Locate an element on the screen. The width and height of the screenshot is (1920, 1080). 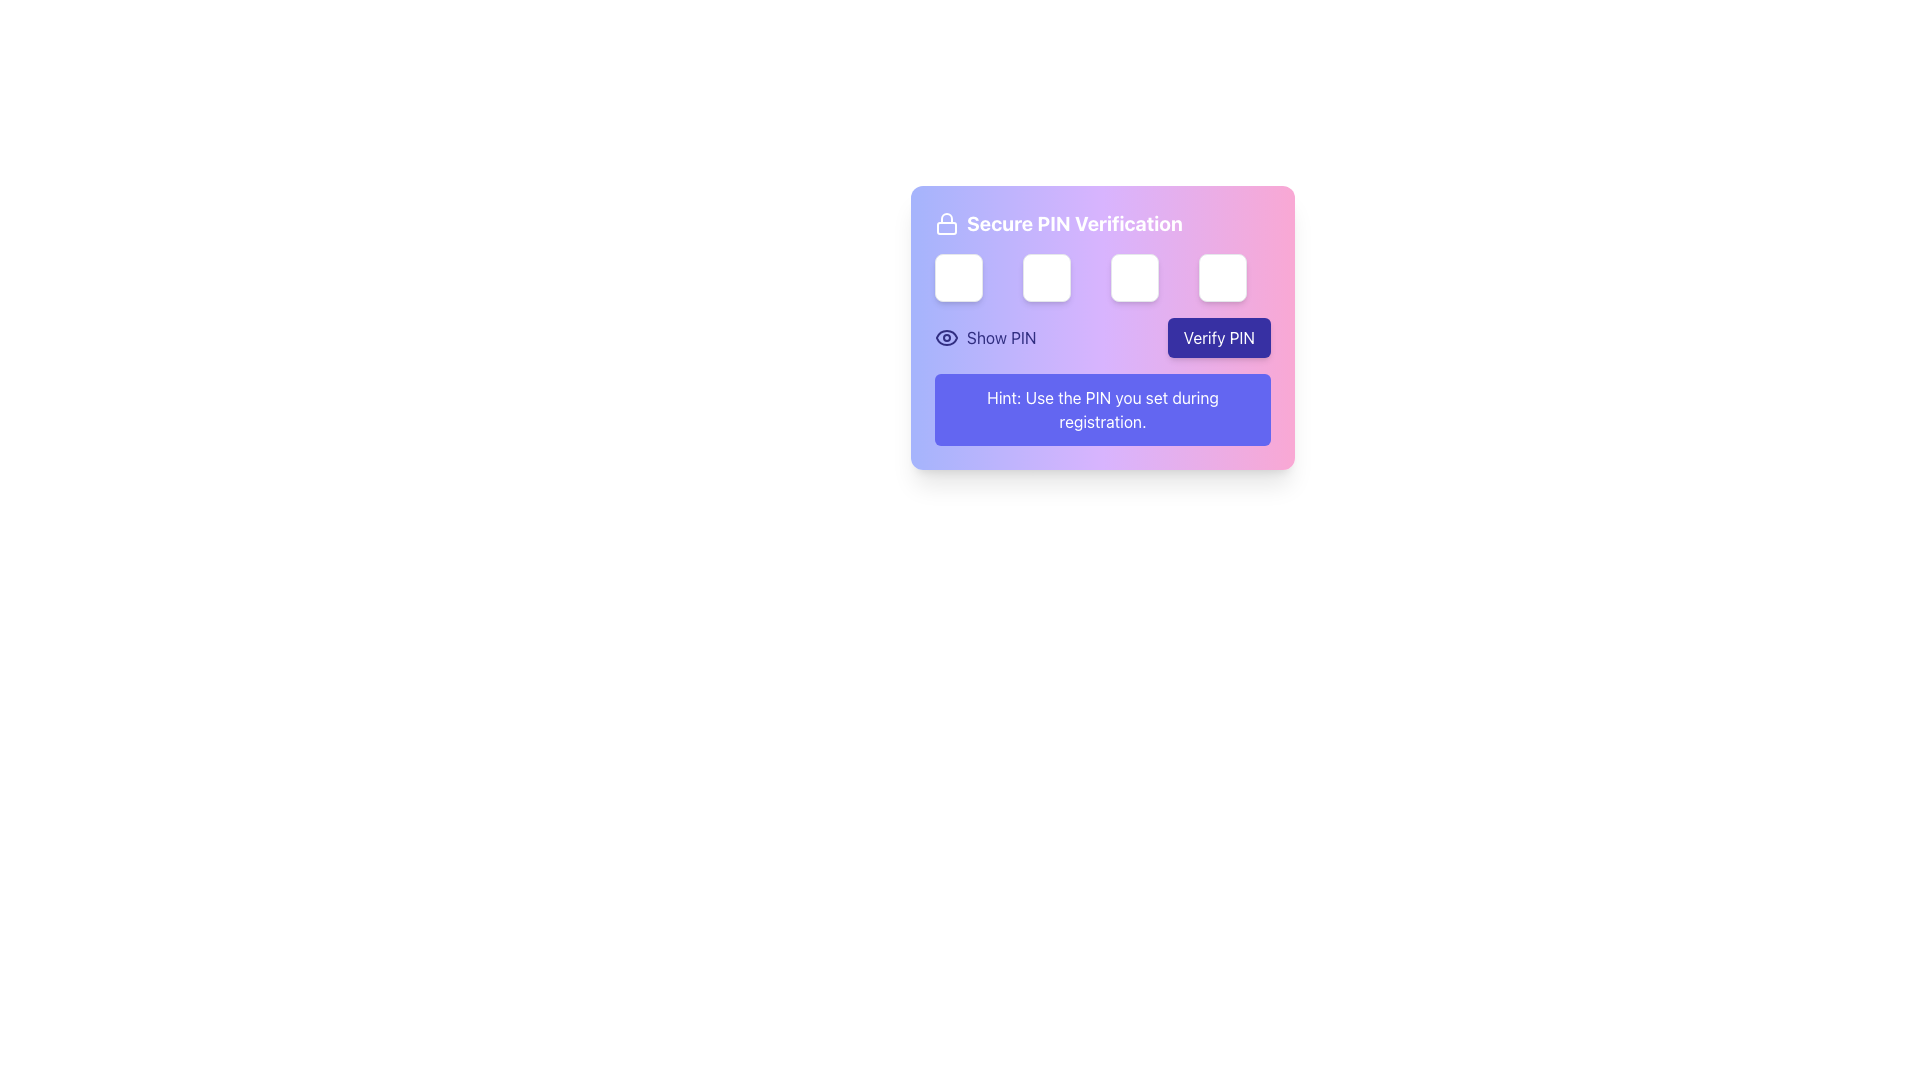
the PIN verification button located in the lower right portion of the card-like component is located at coordinates (1218, 337).